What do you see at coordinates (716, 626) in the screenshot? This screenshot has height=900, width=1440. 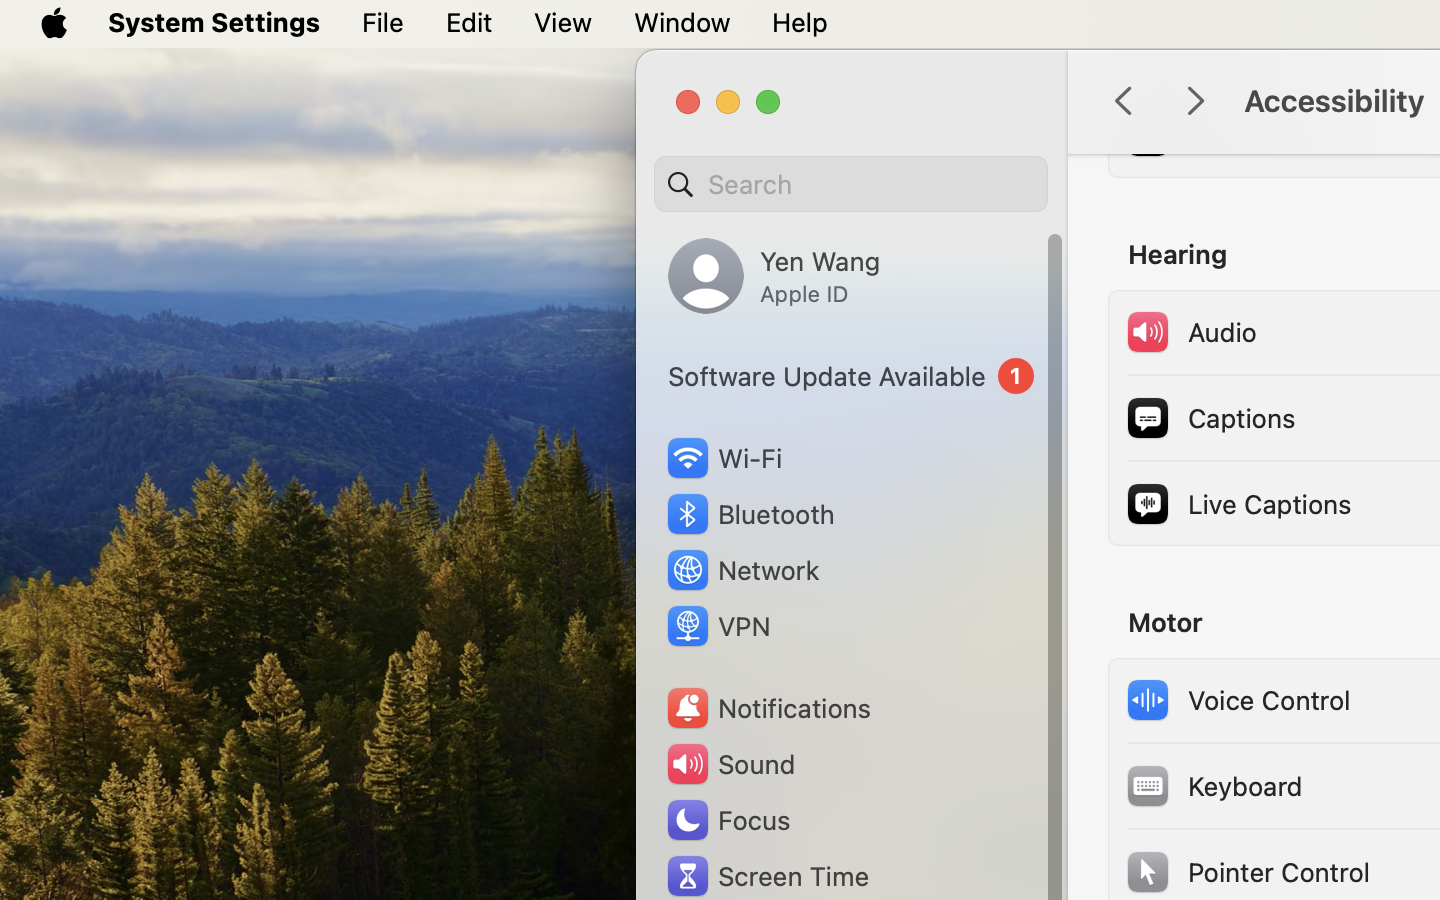 I see `'VPN'` at bounding box center [716, 626].